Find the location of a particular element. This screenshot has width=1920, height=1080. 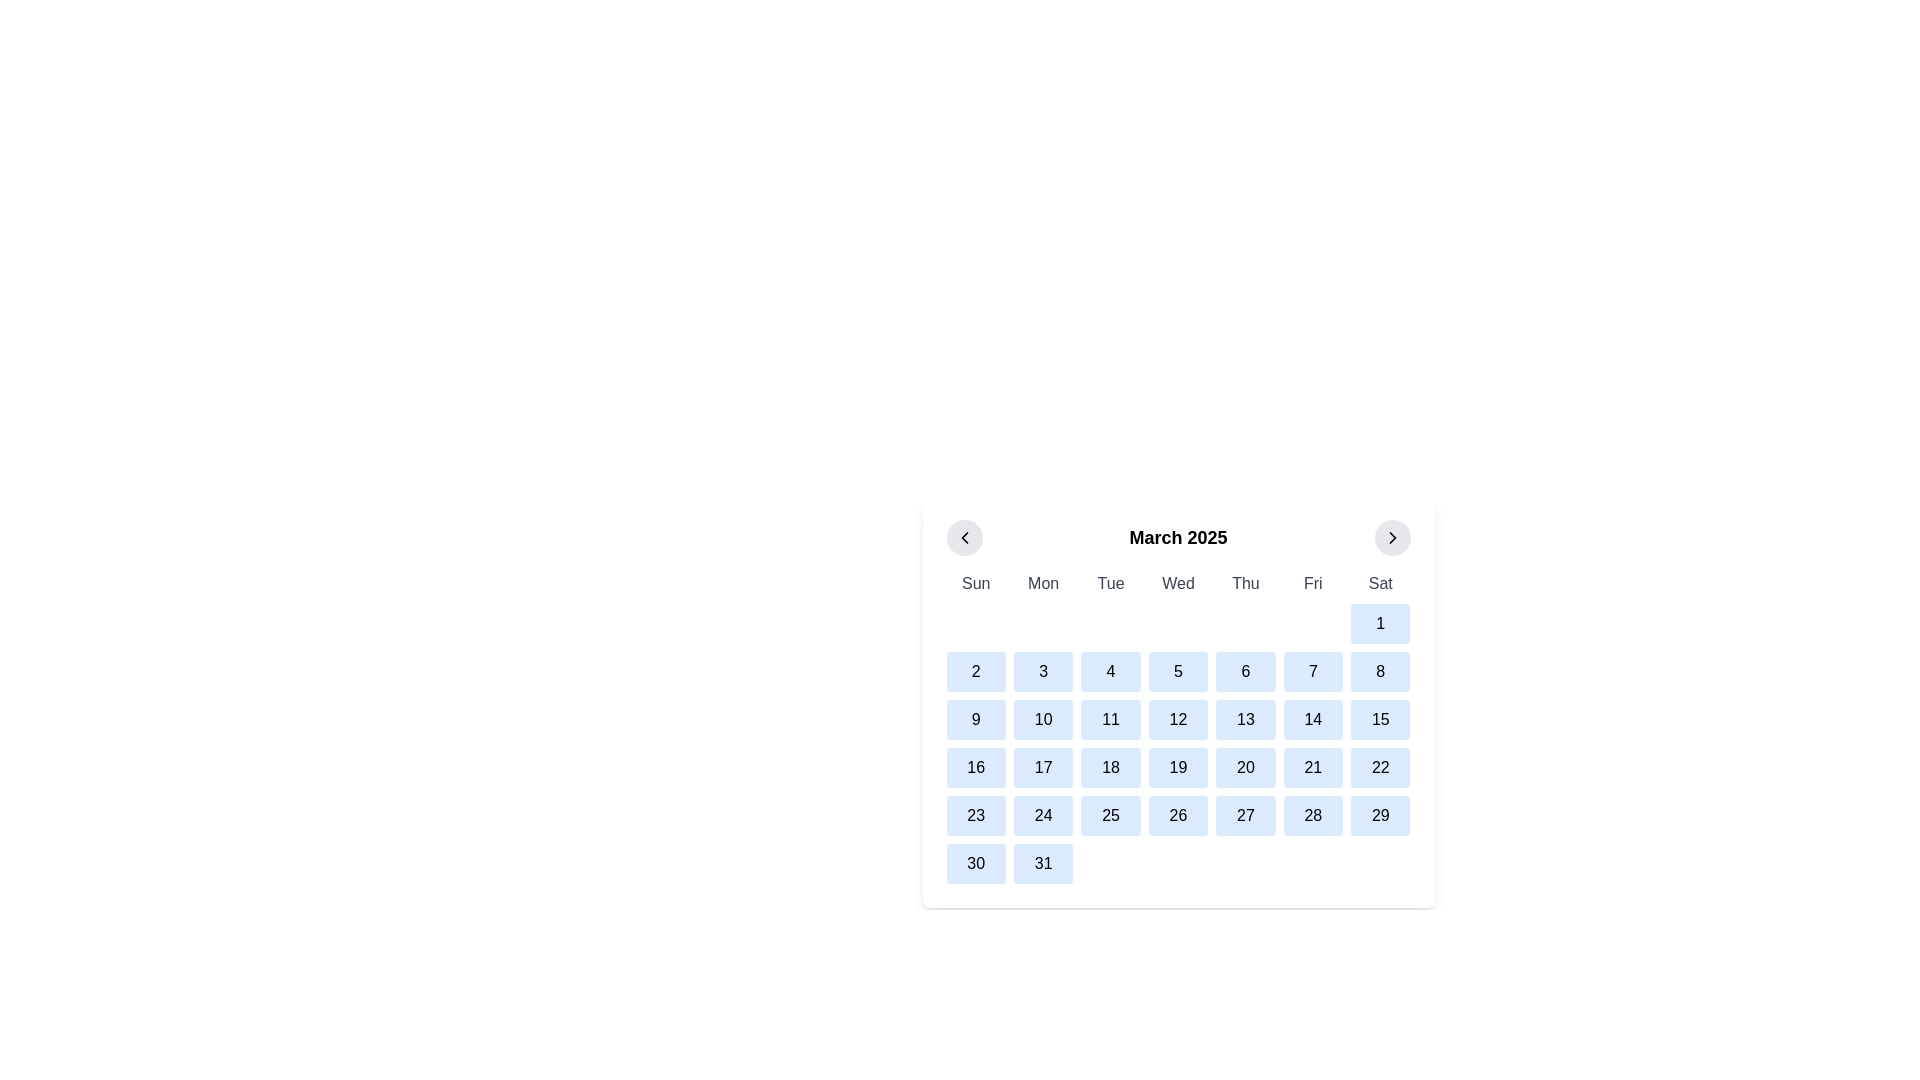

the grid cell located in the third column of the second row in the calendar interface, positioned below 'Tue' and above the cell containing '4' is located at coordinates (1110, 623).